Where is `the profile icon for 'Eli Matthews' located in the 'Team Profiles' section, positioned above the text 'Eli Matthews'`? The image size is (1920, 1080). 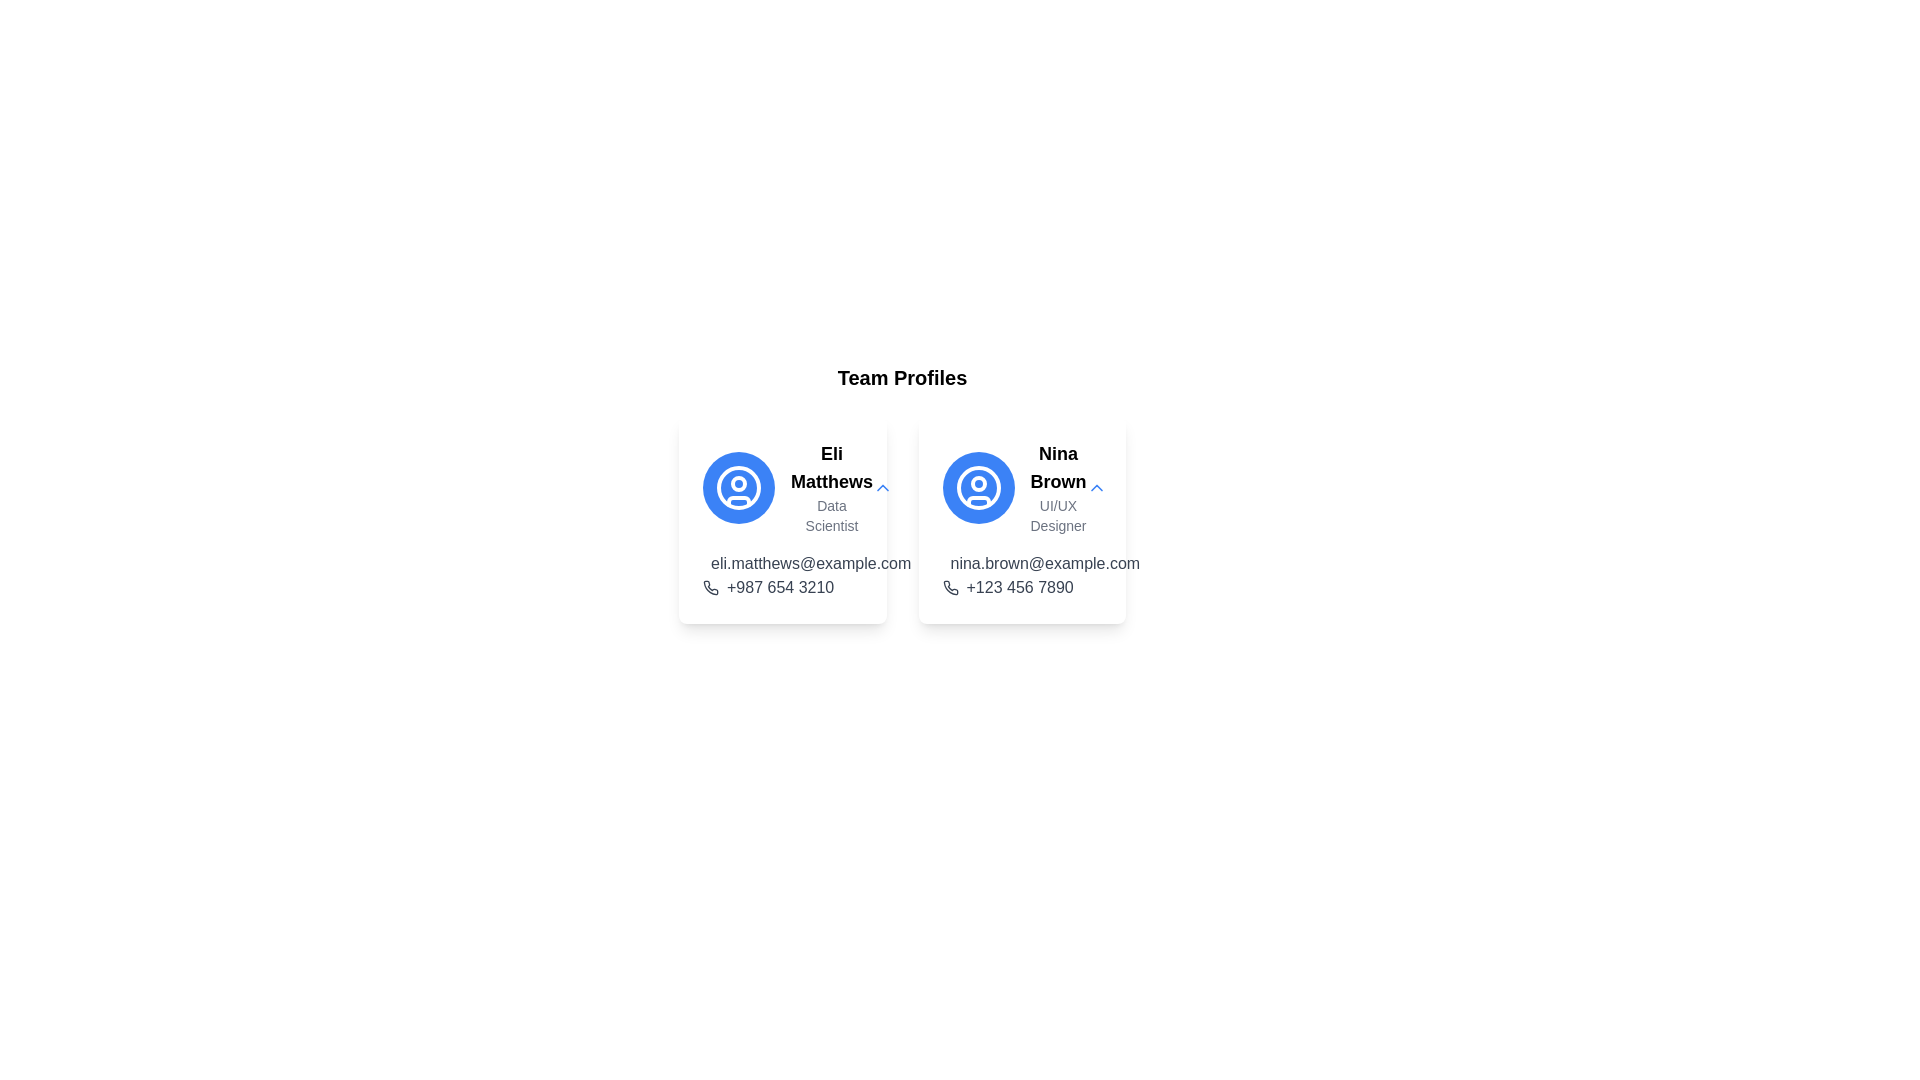
the profile icon for 'Eli Matthews' located in the 'Team Profiles' section, positioned above the text 'Eli Matthews' is located at coordinates (738, 488).